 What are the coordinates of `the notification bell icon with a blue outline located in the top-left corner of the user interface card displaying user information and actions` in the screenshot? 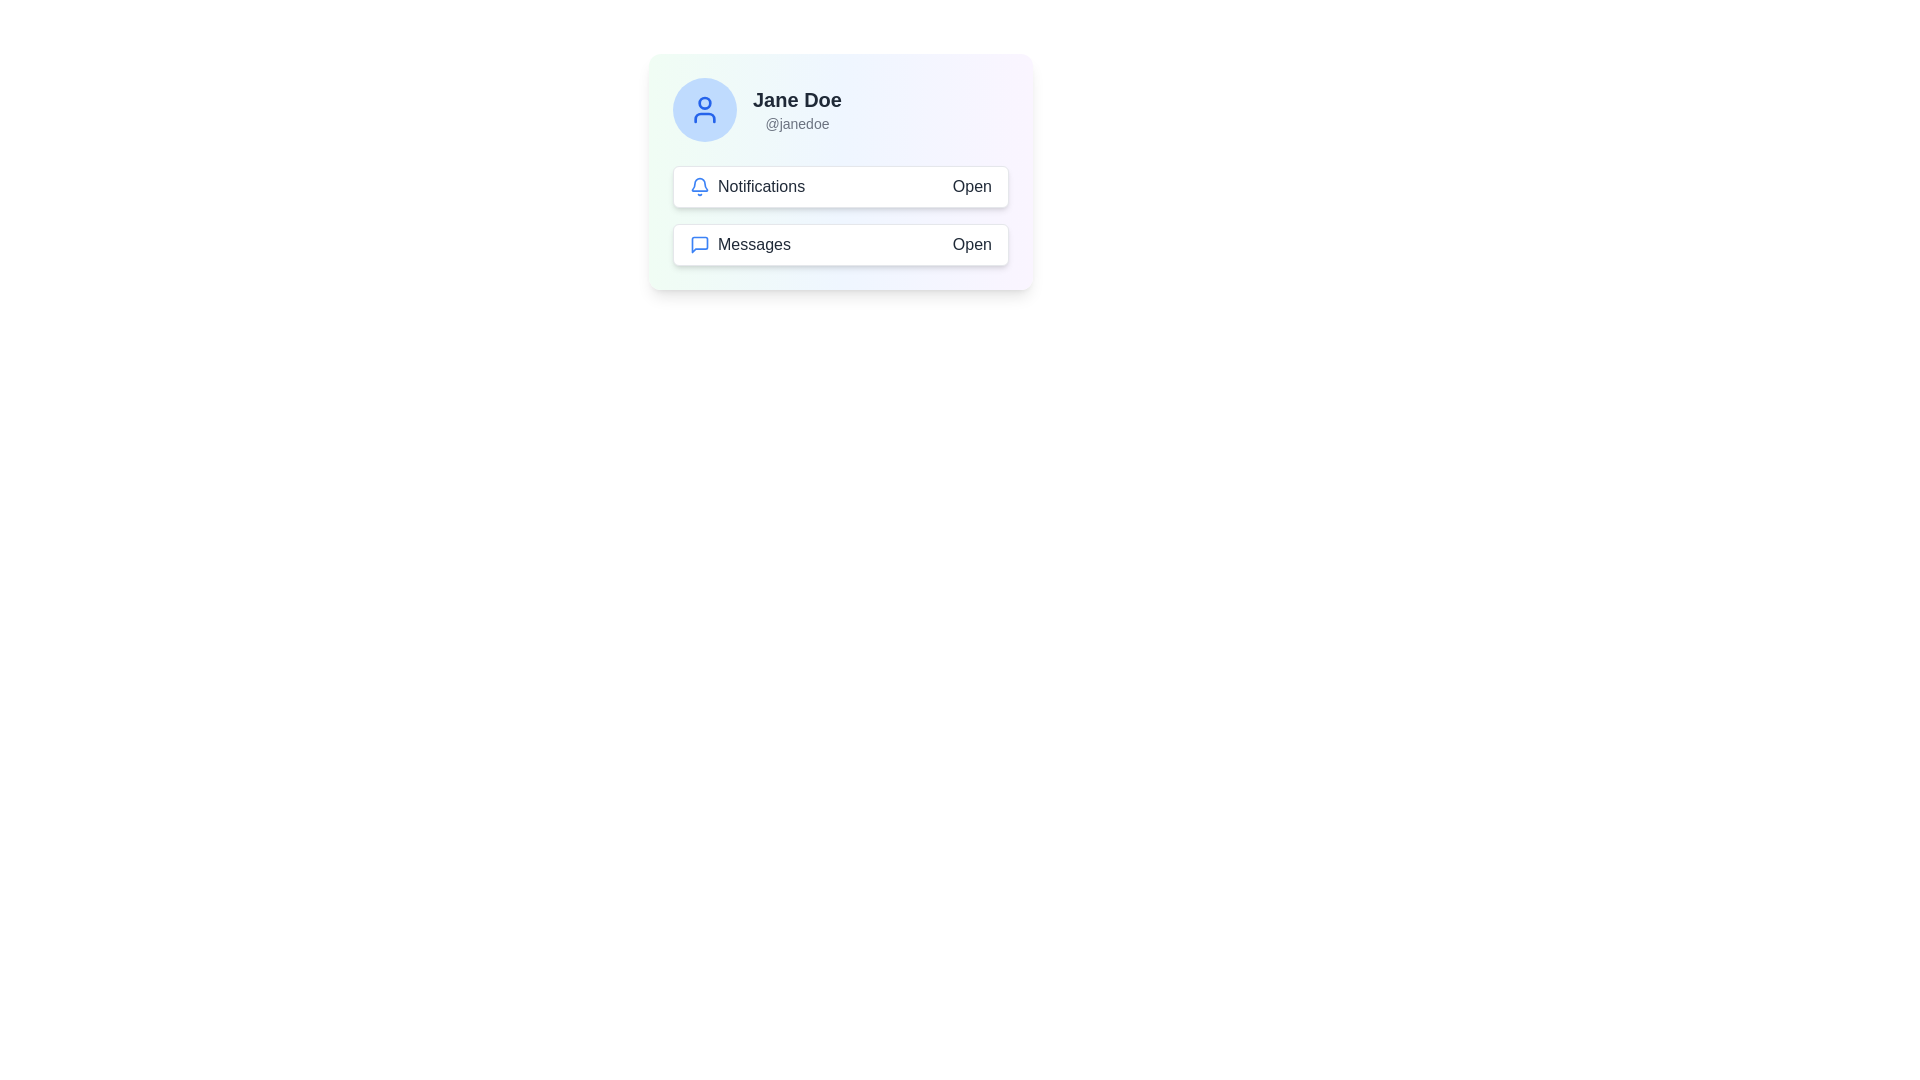 It's located at (700, 184).